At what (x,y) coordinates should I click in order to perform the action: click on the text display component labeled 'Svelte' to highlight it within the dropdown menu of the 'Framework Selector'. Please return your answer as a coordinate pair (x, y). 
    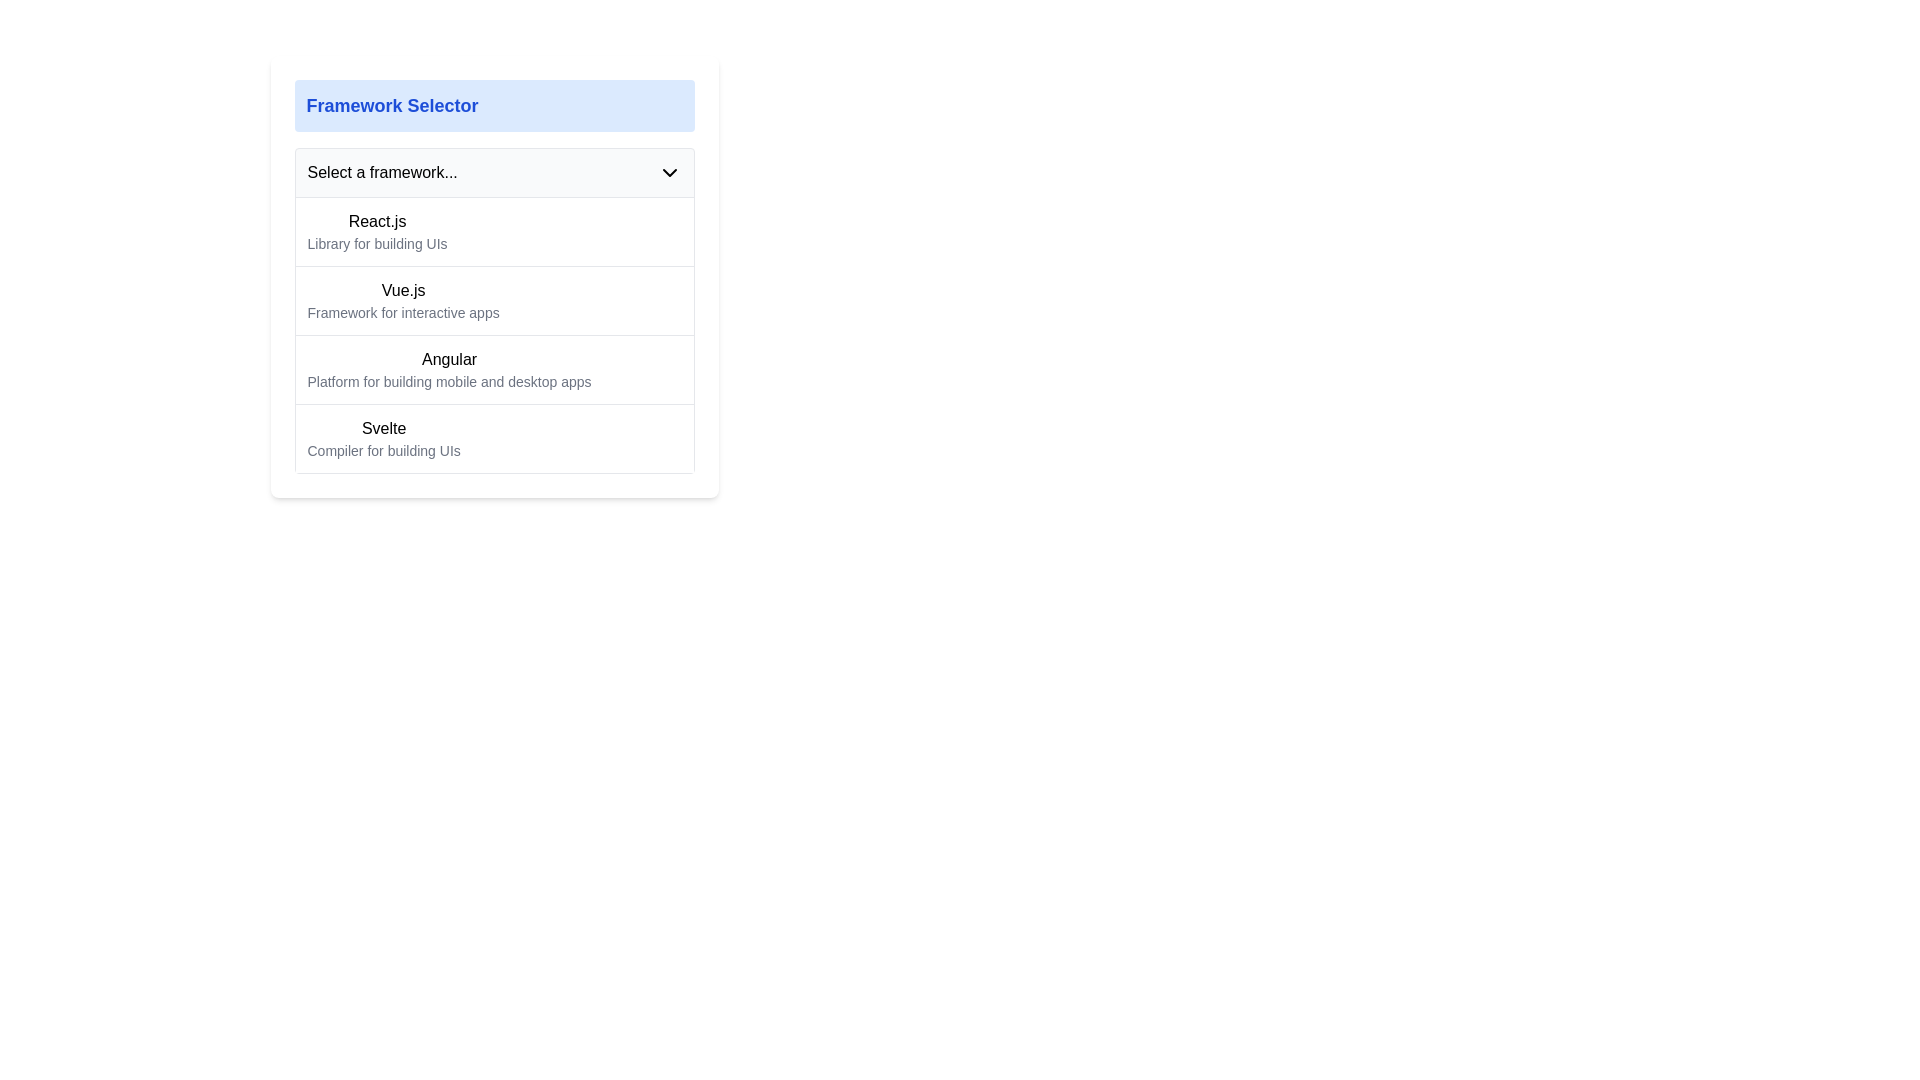
    Looking at the image, I should click on (384, 438).